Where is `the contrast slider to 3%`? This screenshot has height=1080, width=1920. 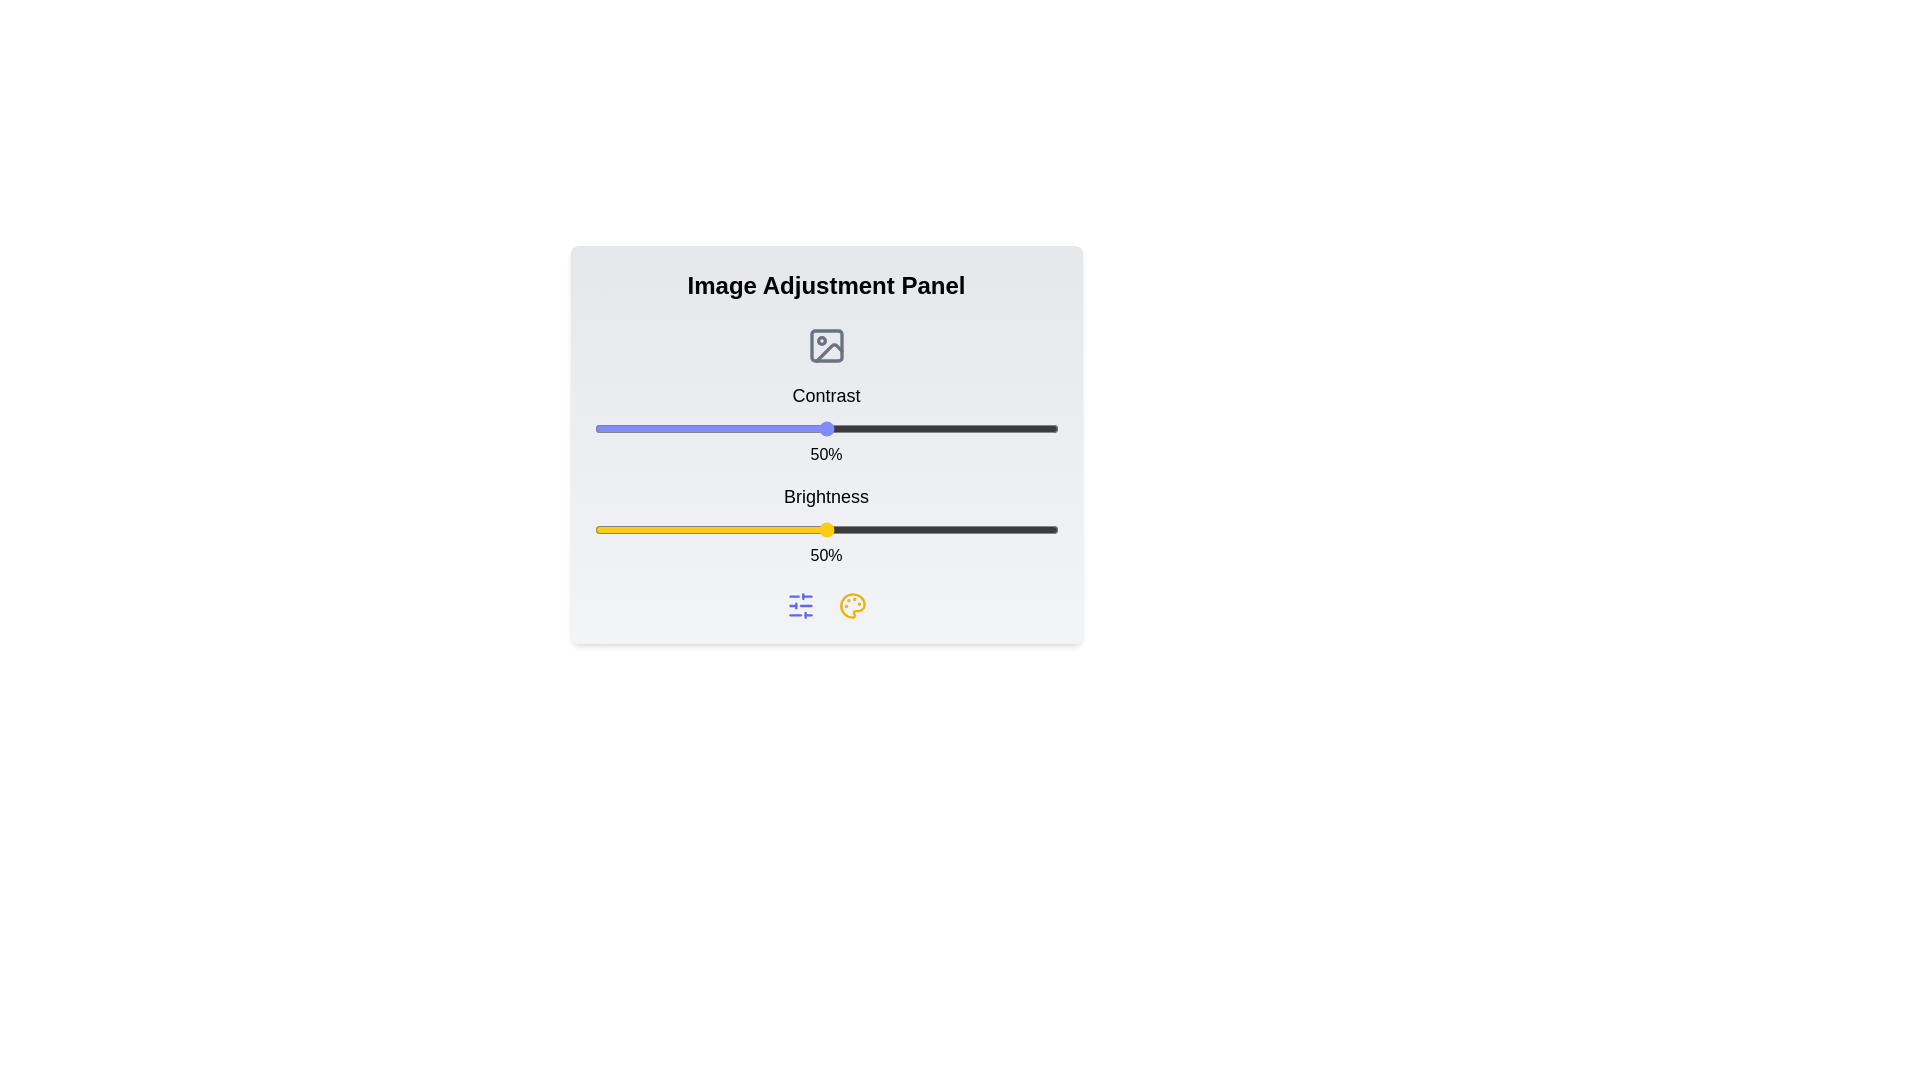
the contrast slider to 3% is located at coordinates (607, 427).